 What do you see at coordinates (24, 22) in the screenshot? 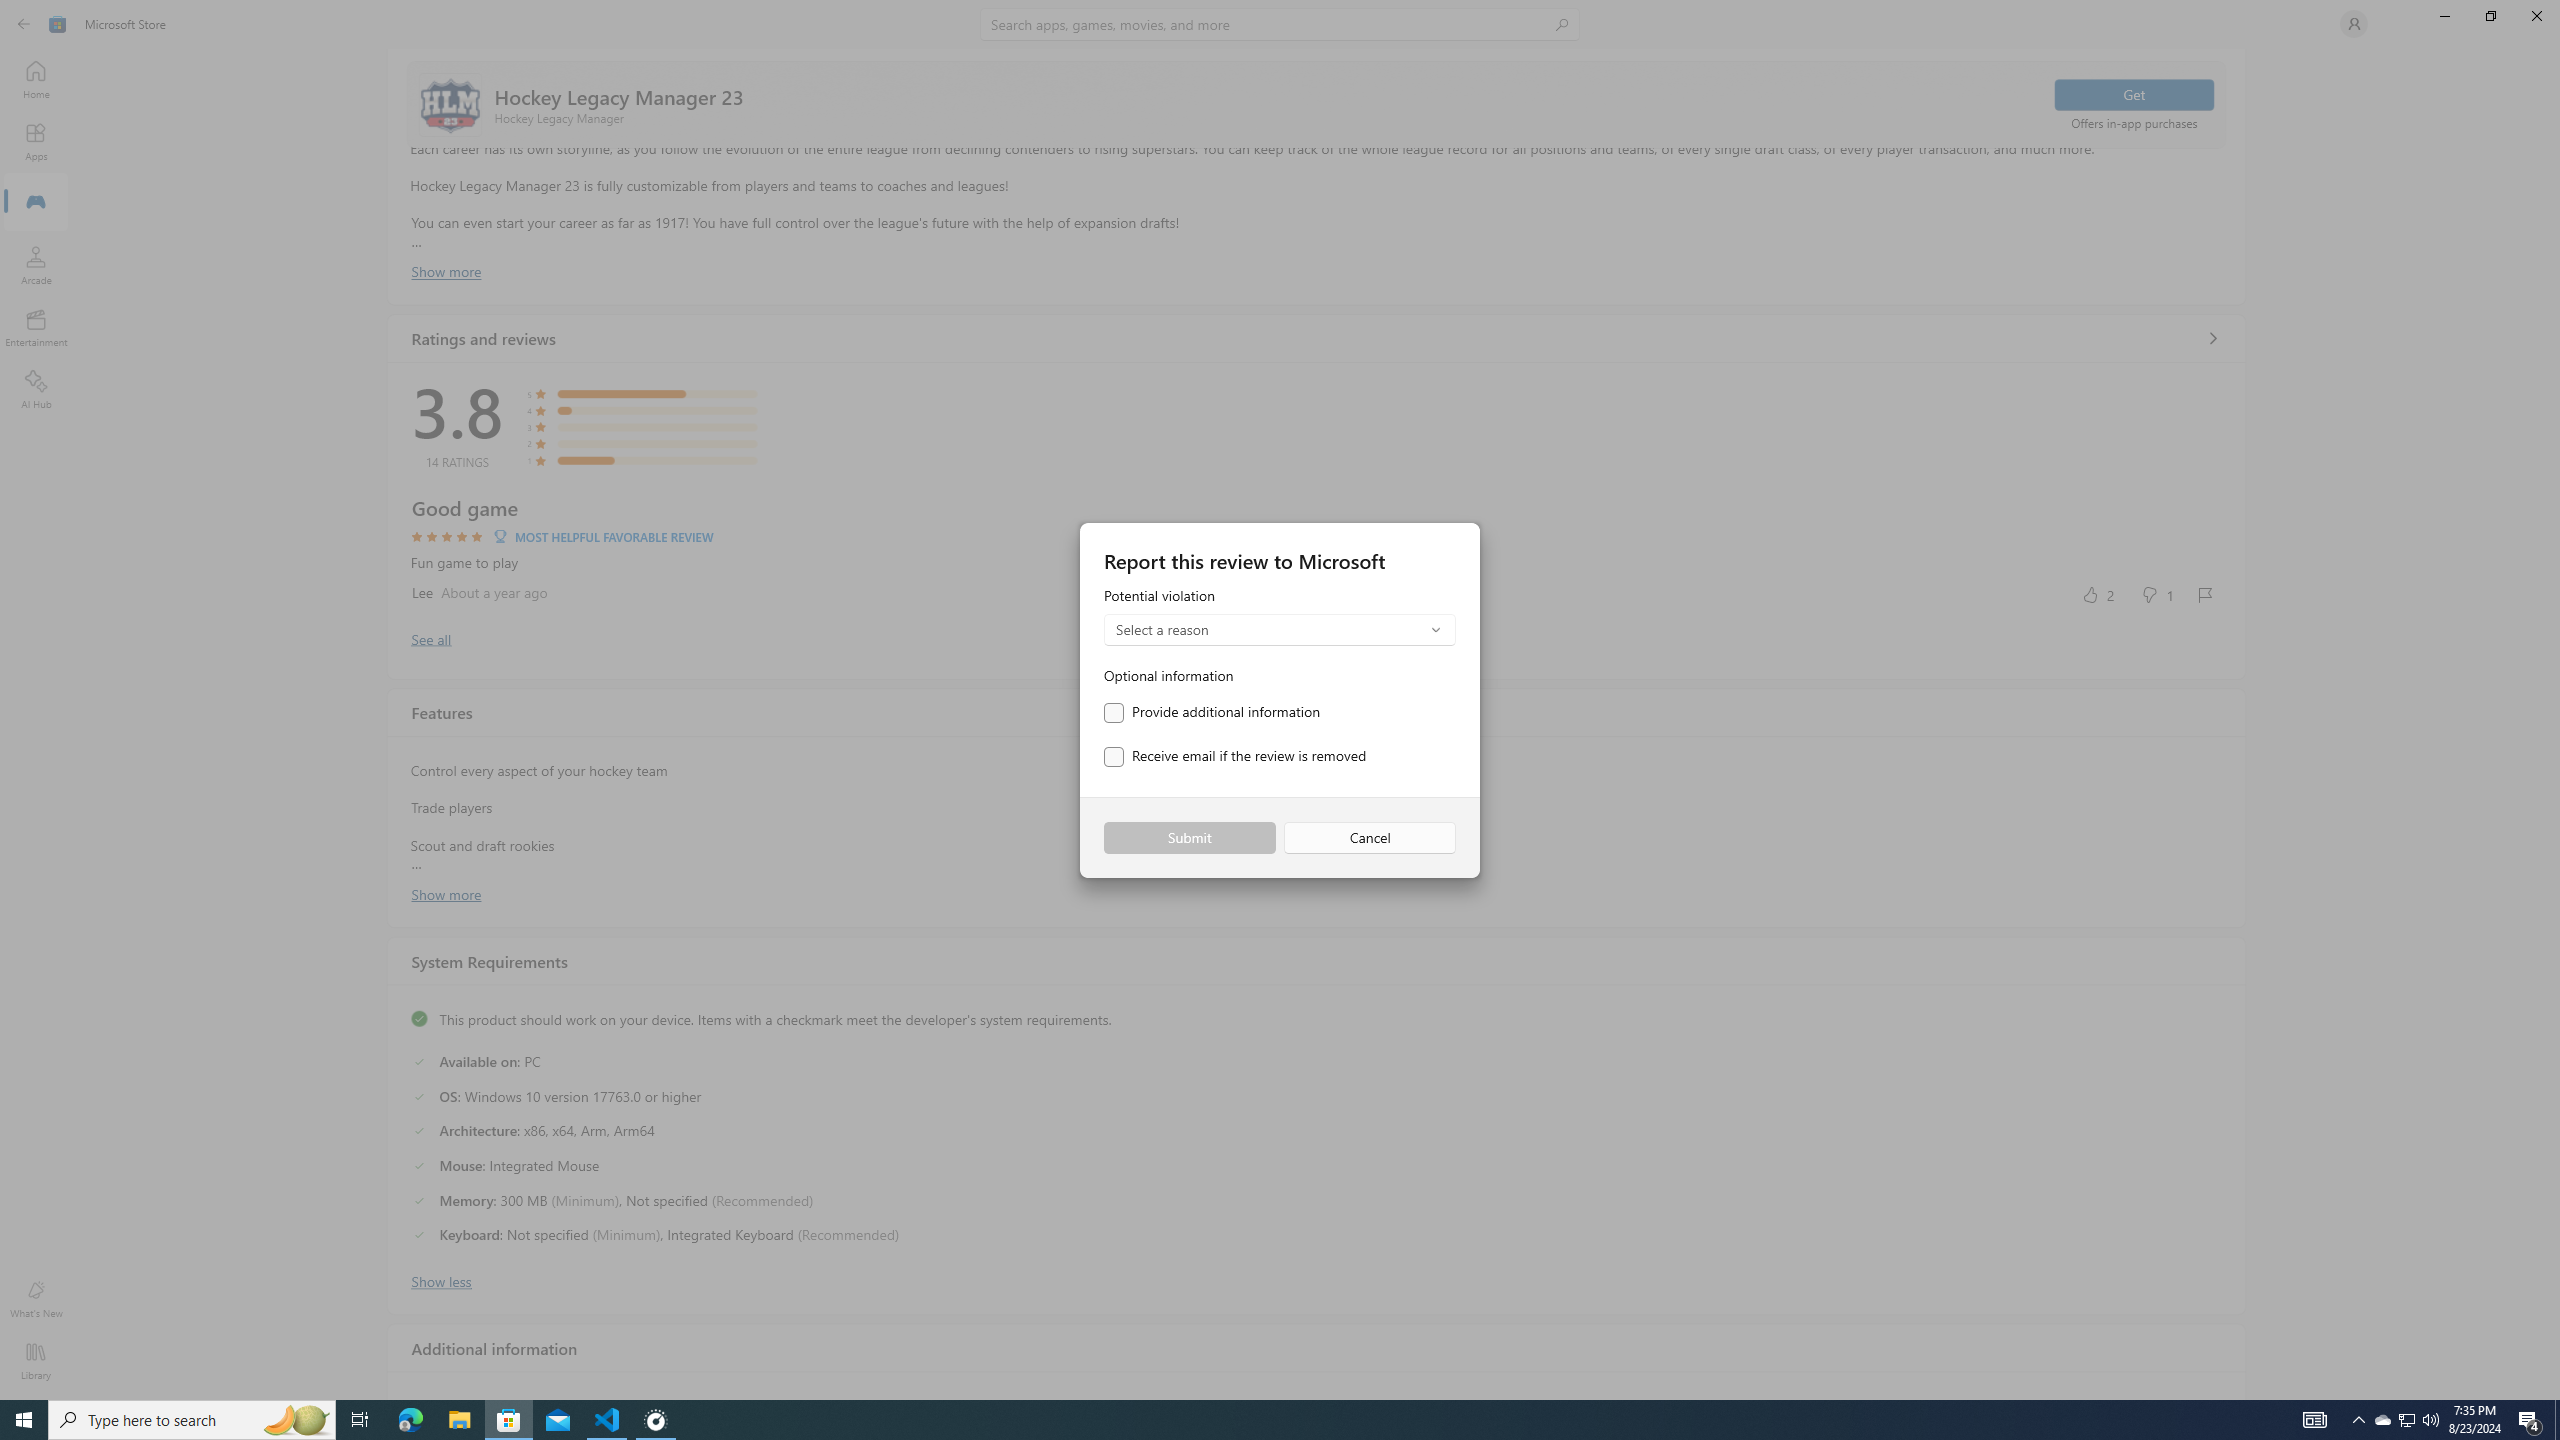
I see `'Back'` at bounding box center [24, 22].